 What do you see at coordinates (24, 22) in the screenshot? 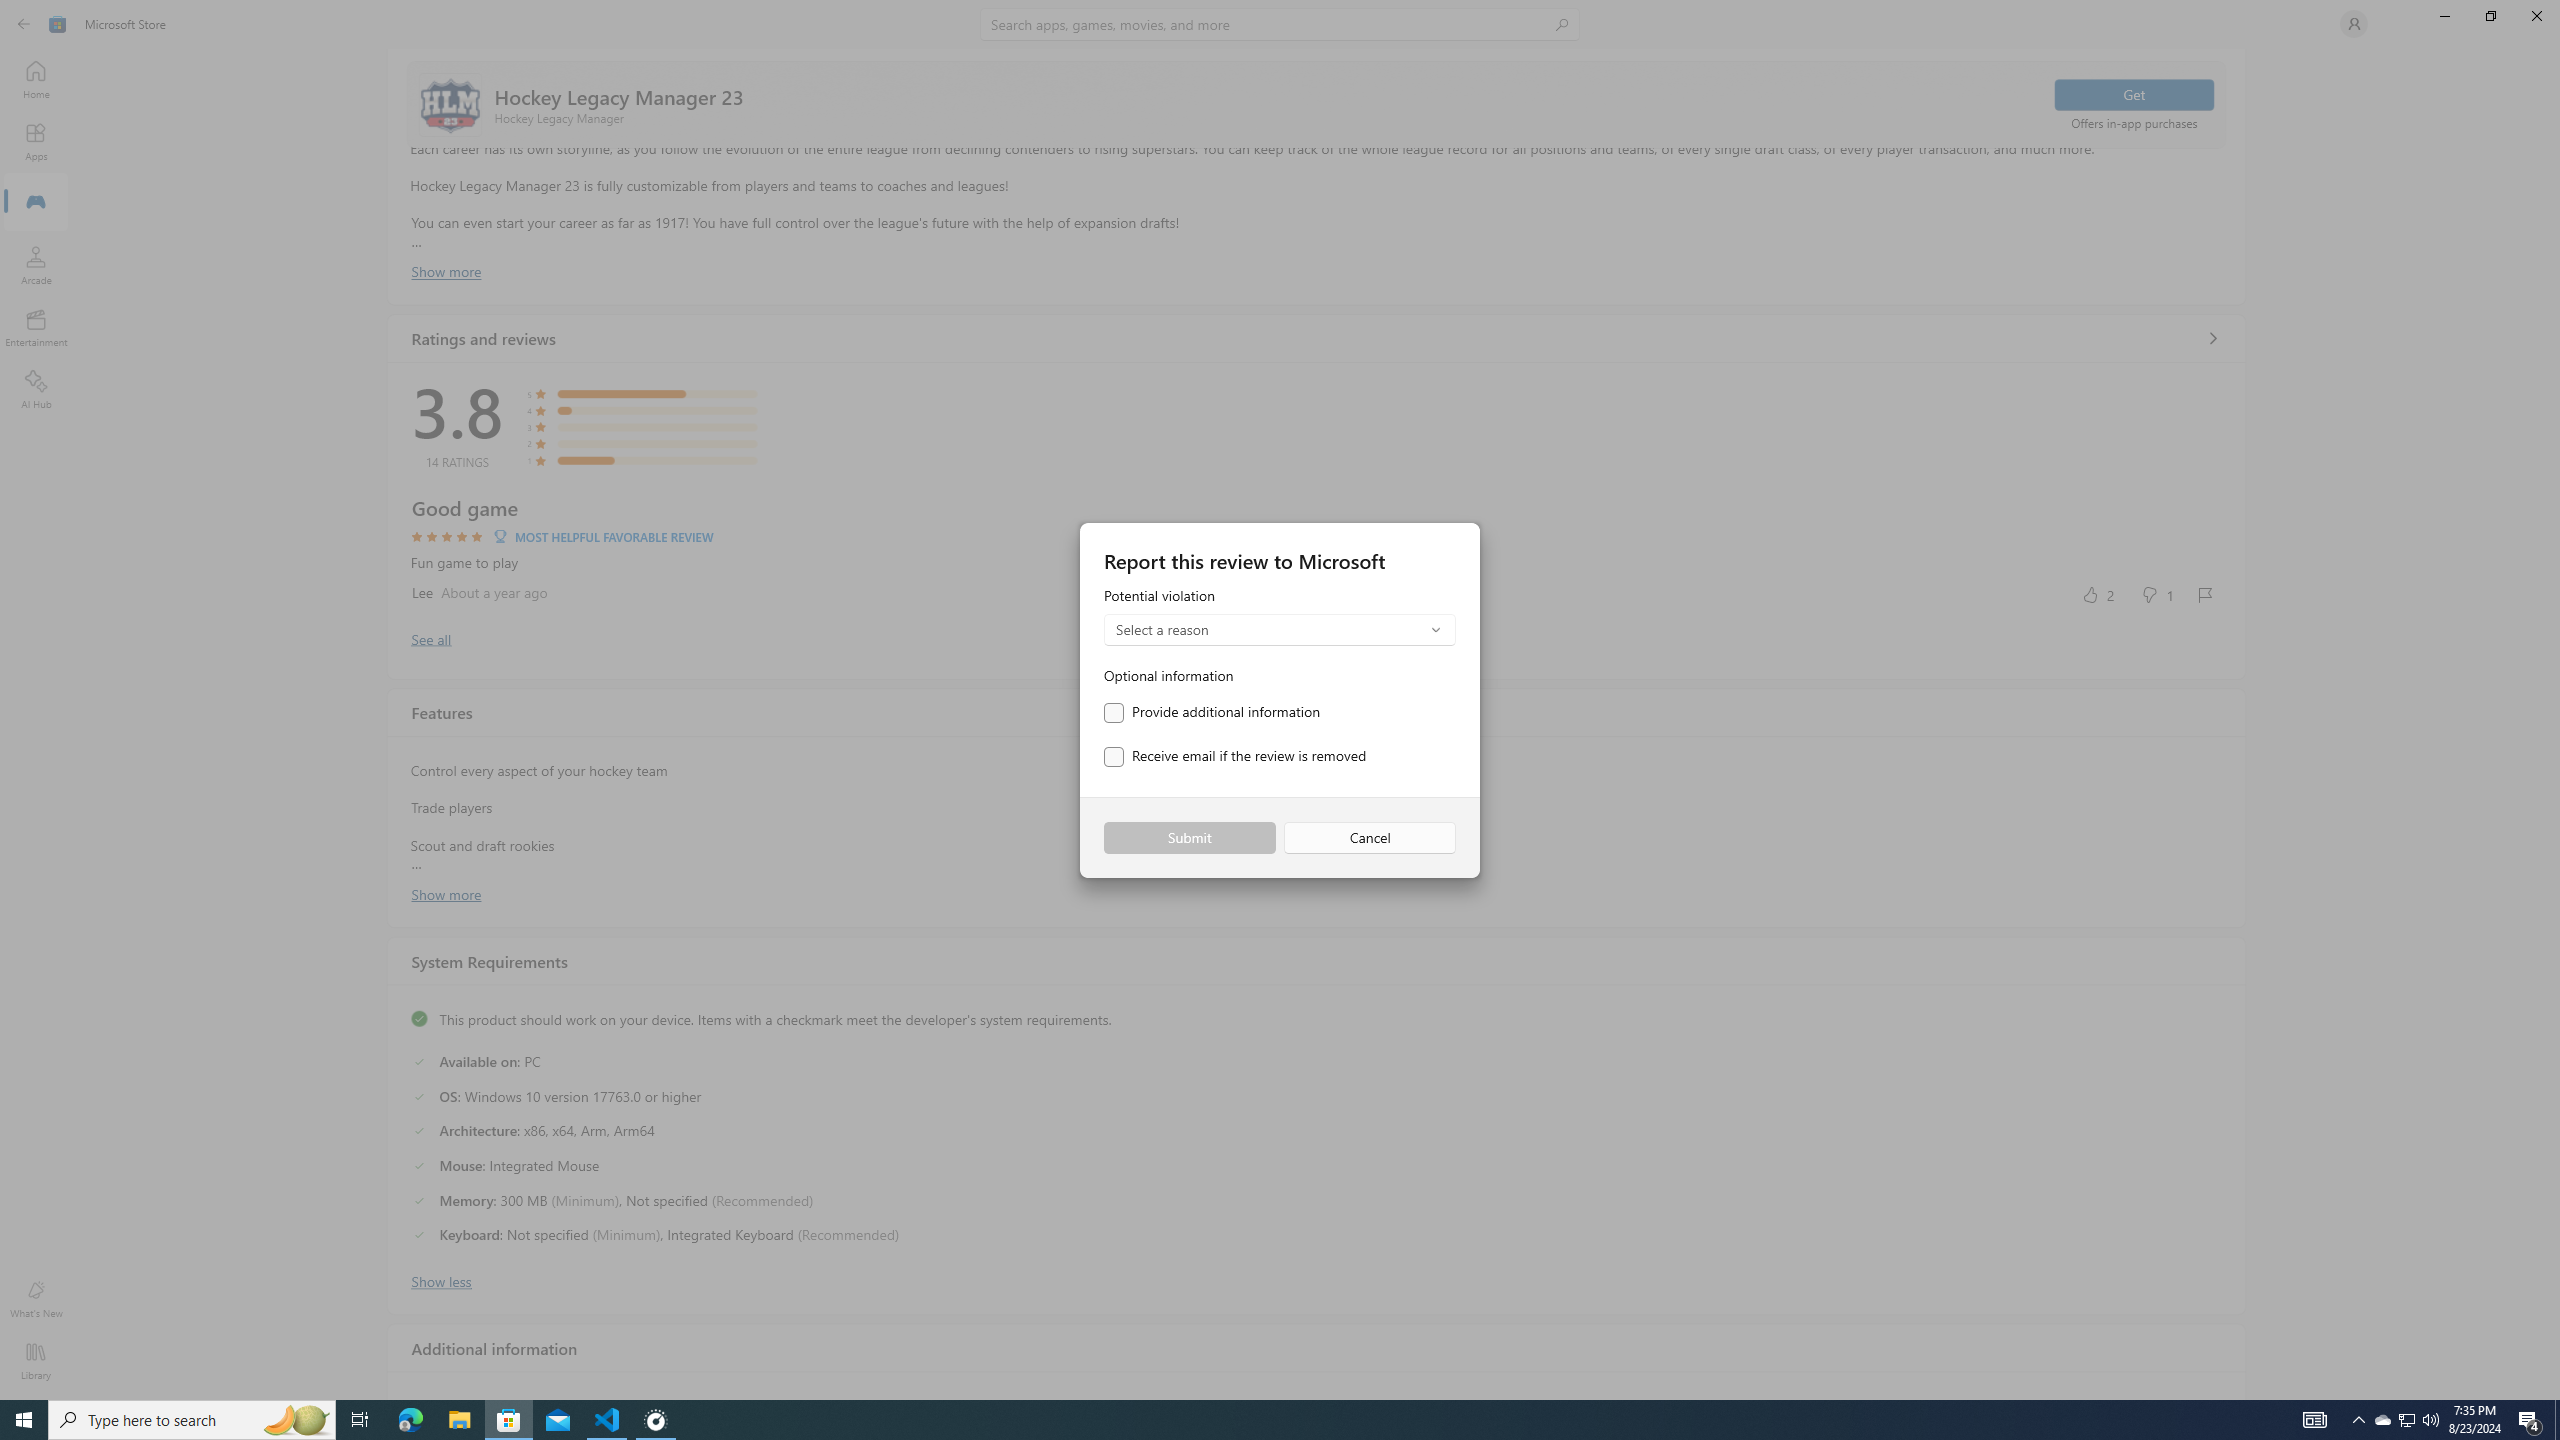
I see `'Back'` at bounding box center [24, 22].